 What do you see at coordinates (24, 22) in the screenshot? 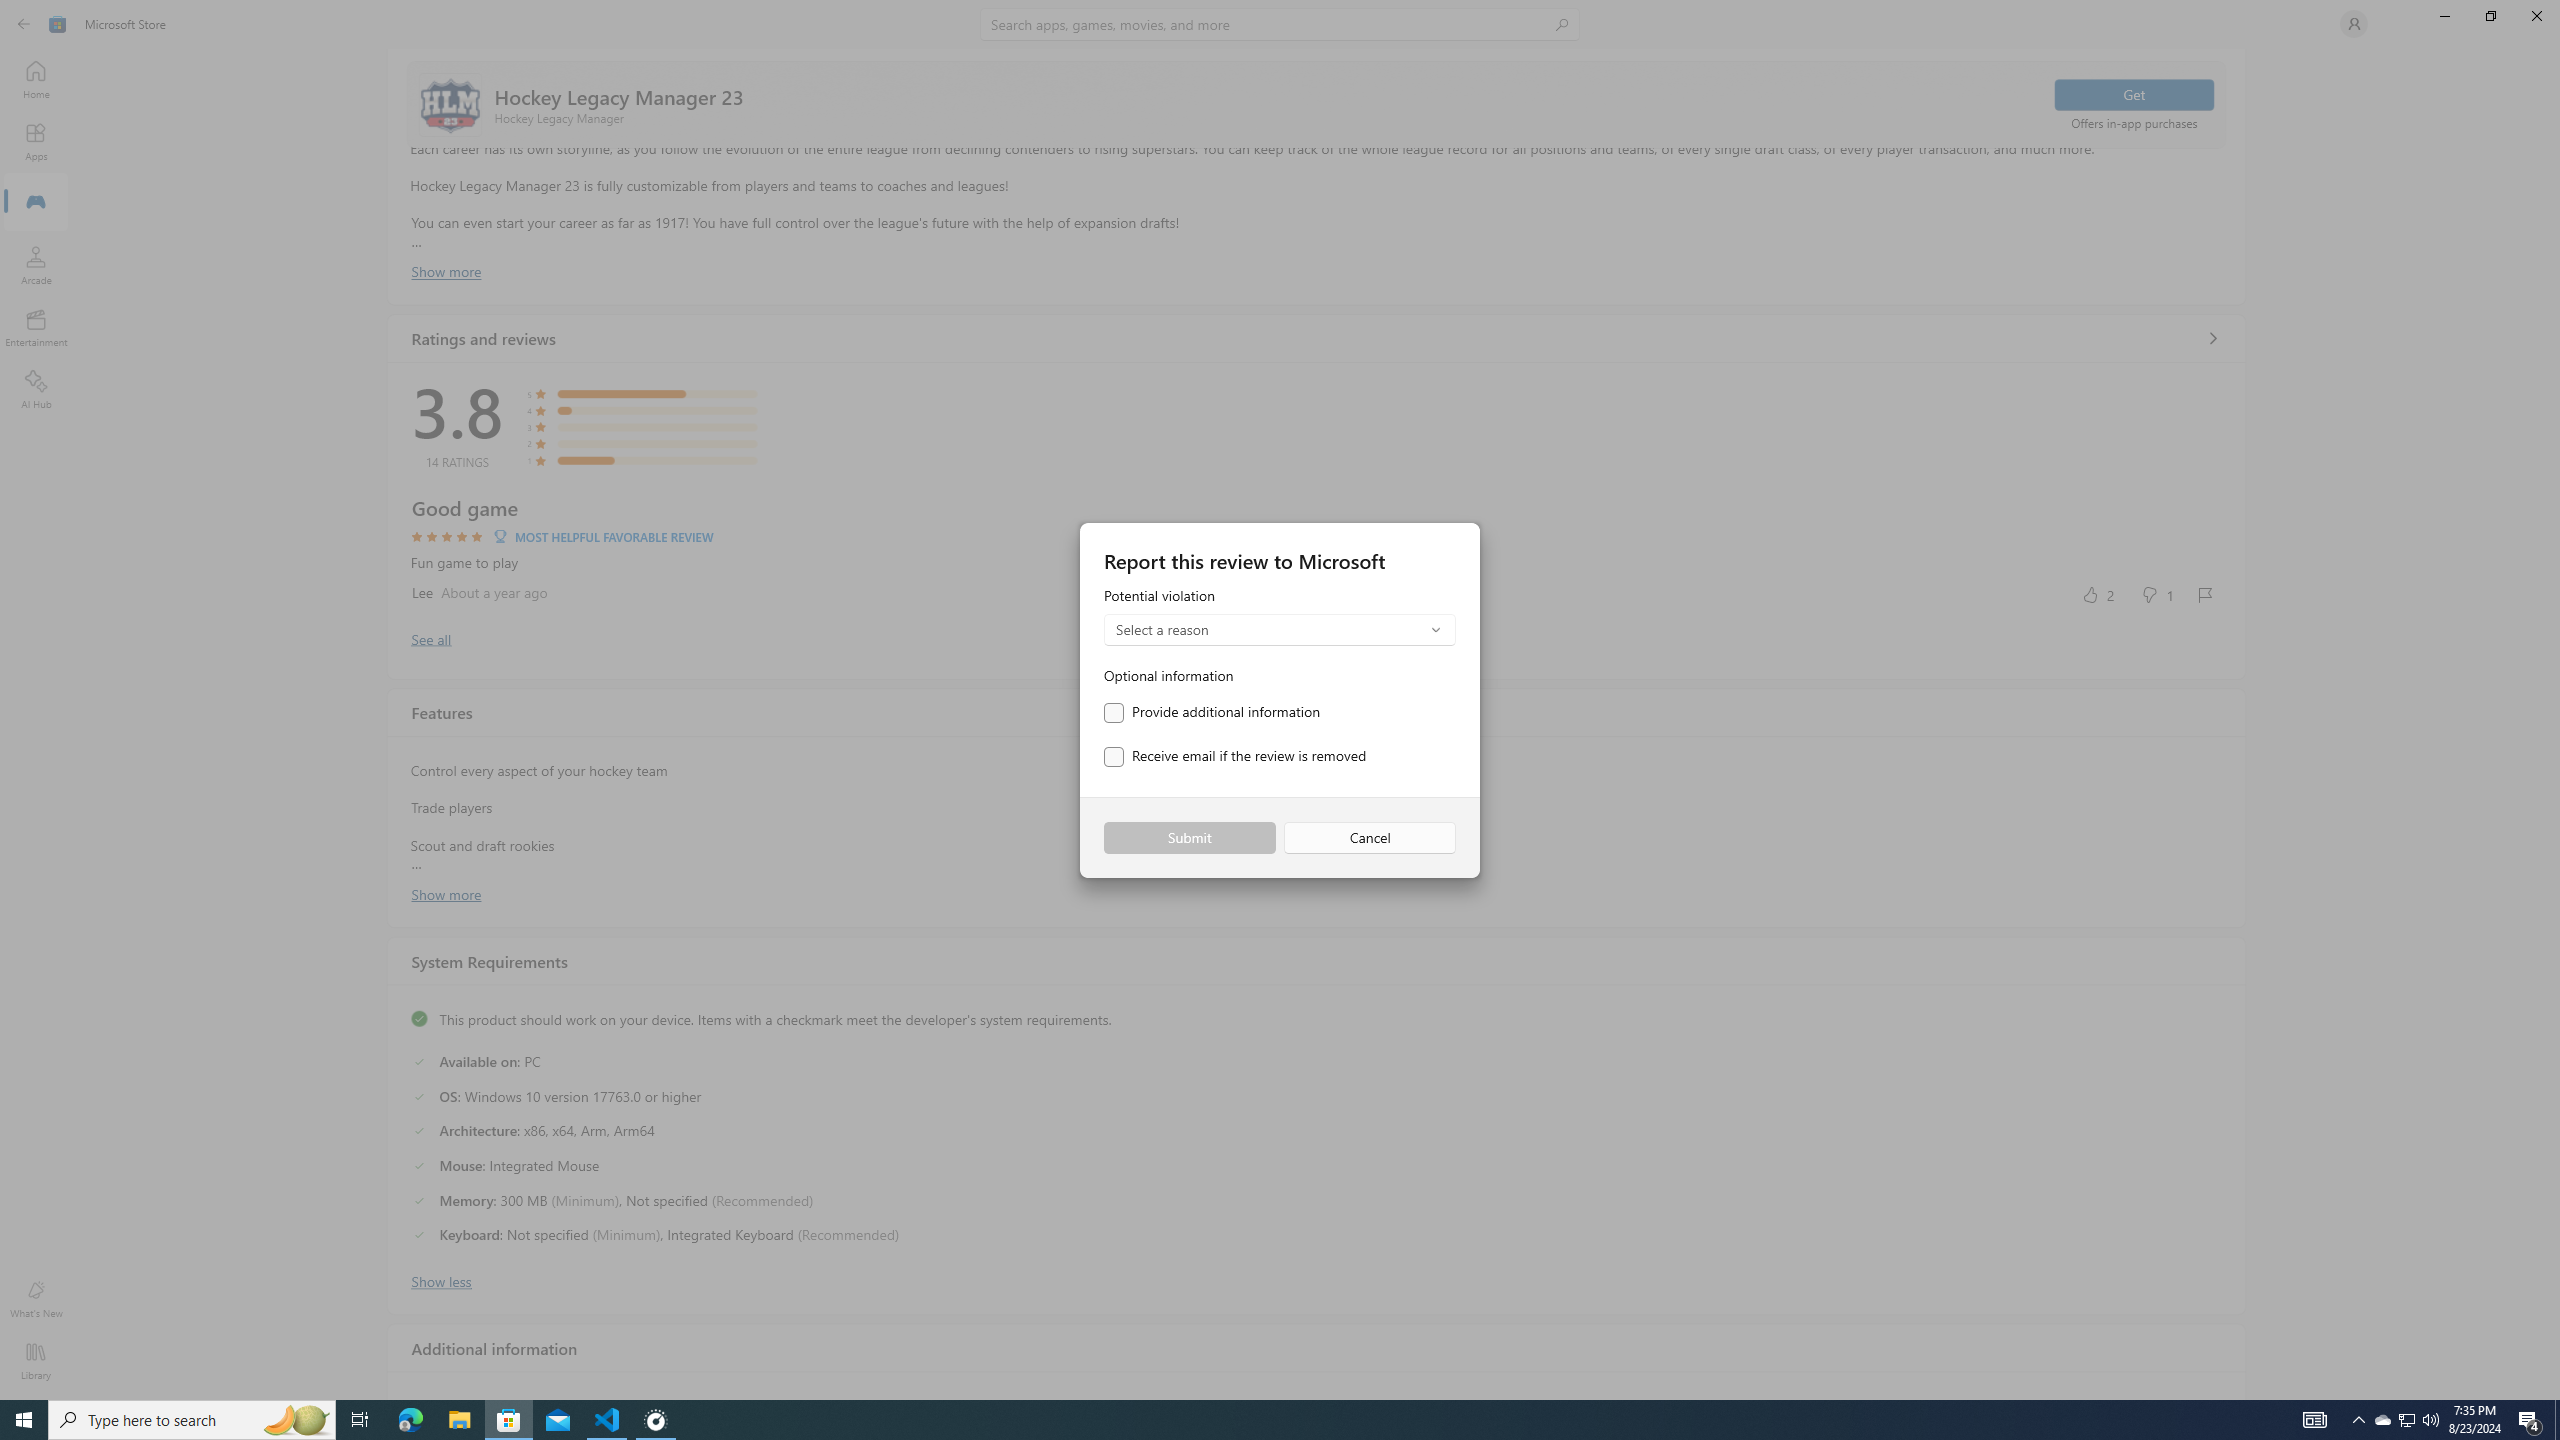
I see `'Back'` at bounding box center [24, 22].